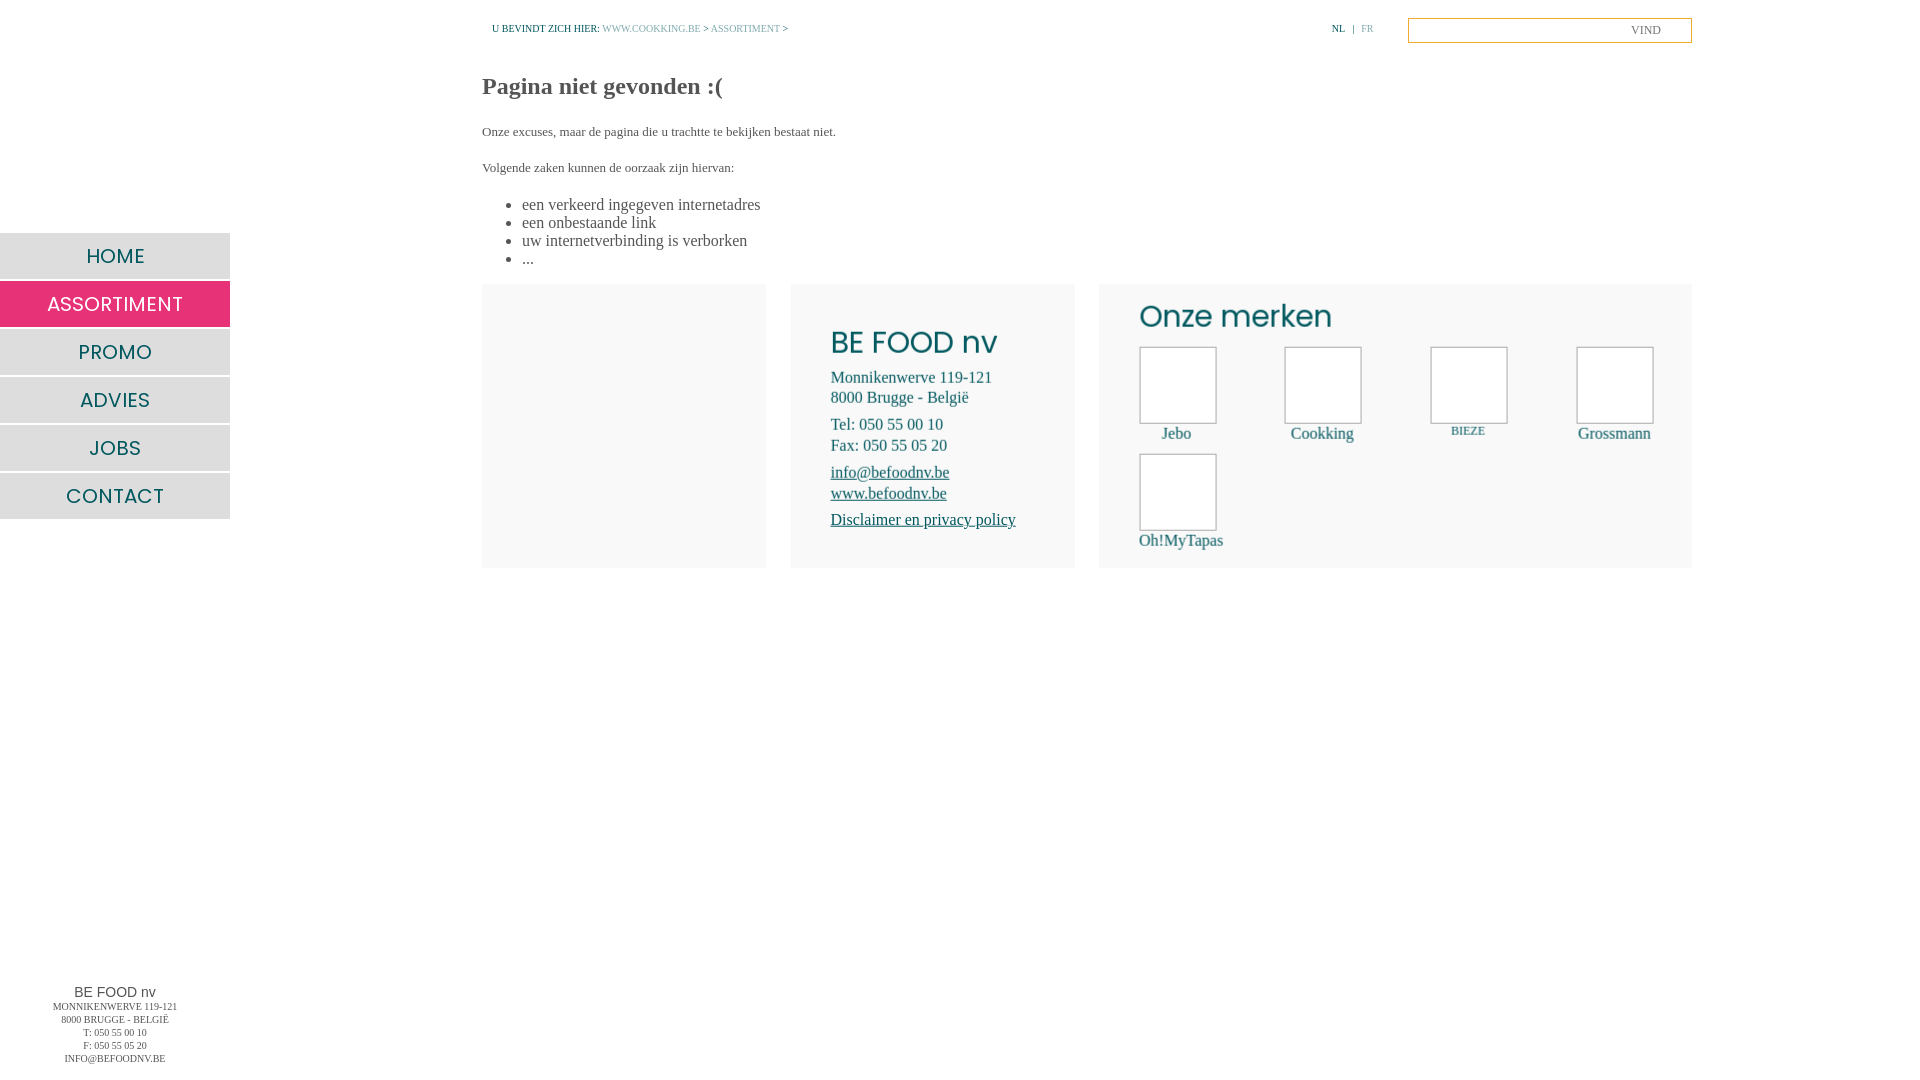 Image resolution: width=1920 pixels, height=1080 pixels. What do you see at coordinates (744, 28) in the screenshot?
I see `'ASSORTIMENT'` at bounding box center [744, 28].